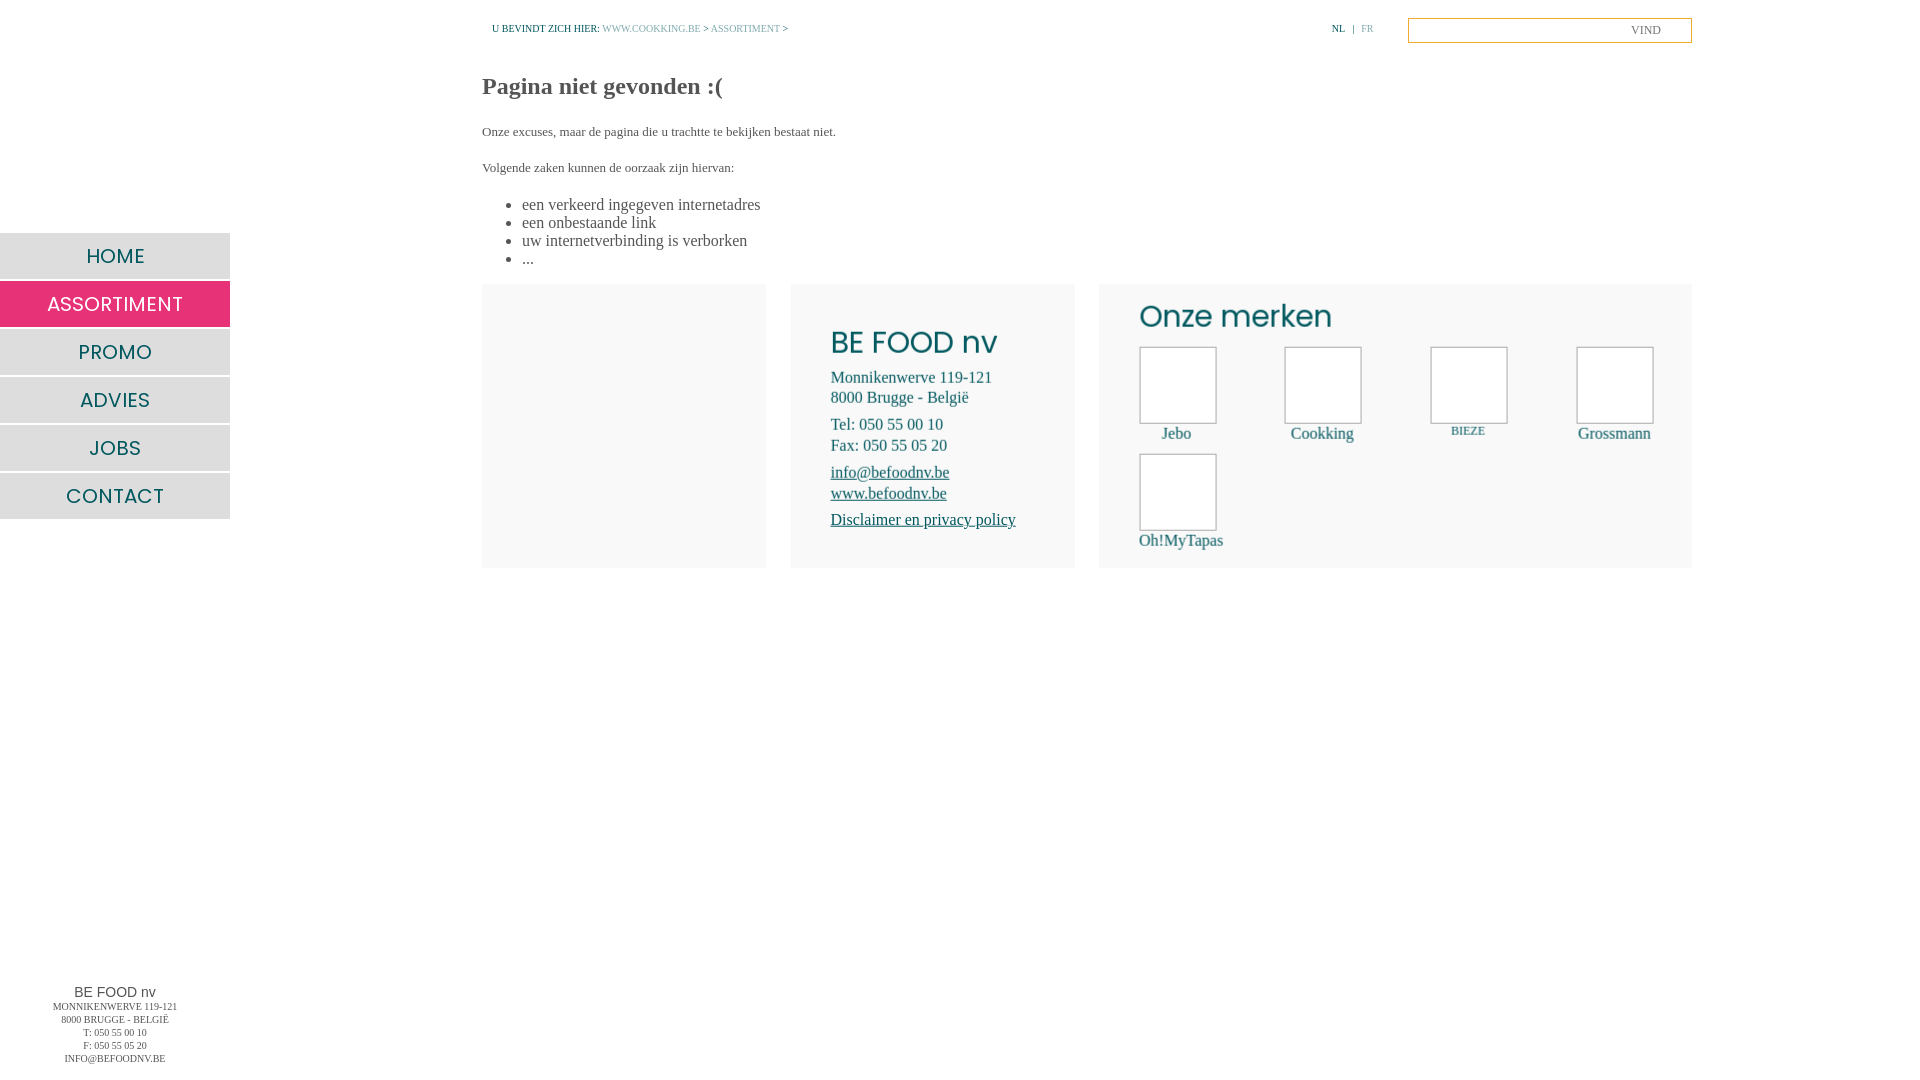 Image resolution: width=1920 pixels, height=1080 pixels. What do you see at coordinates (744, 28) in the screenshot?
I see `'ASSORTIMENT'` at bounding box center [744, 28].